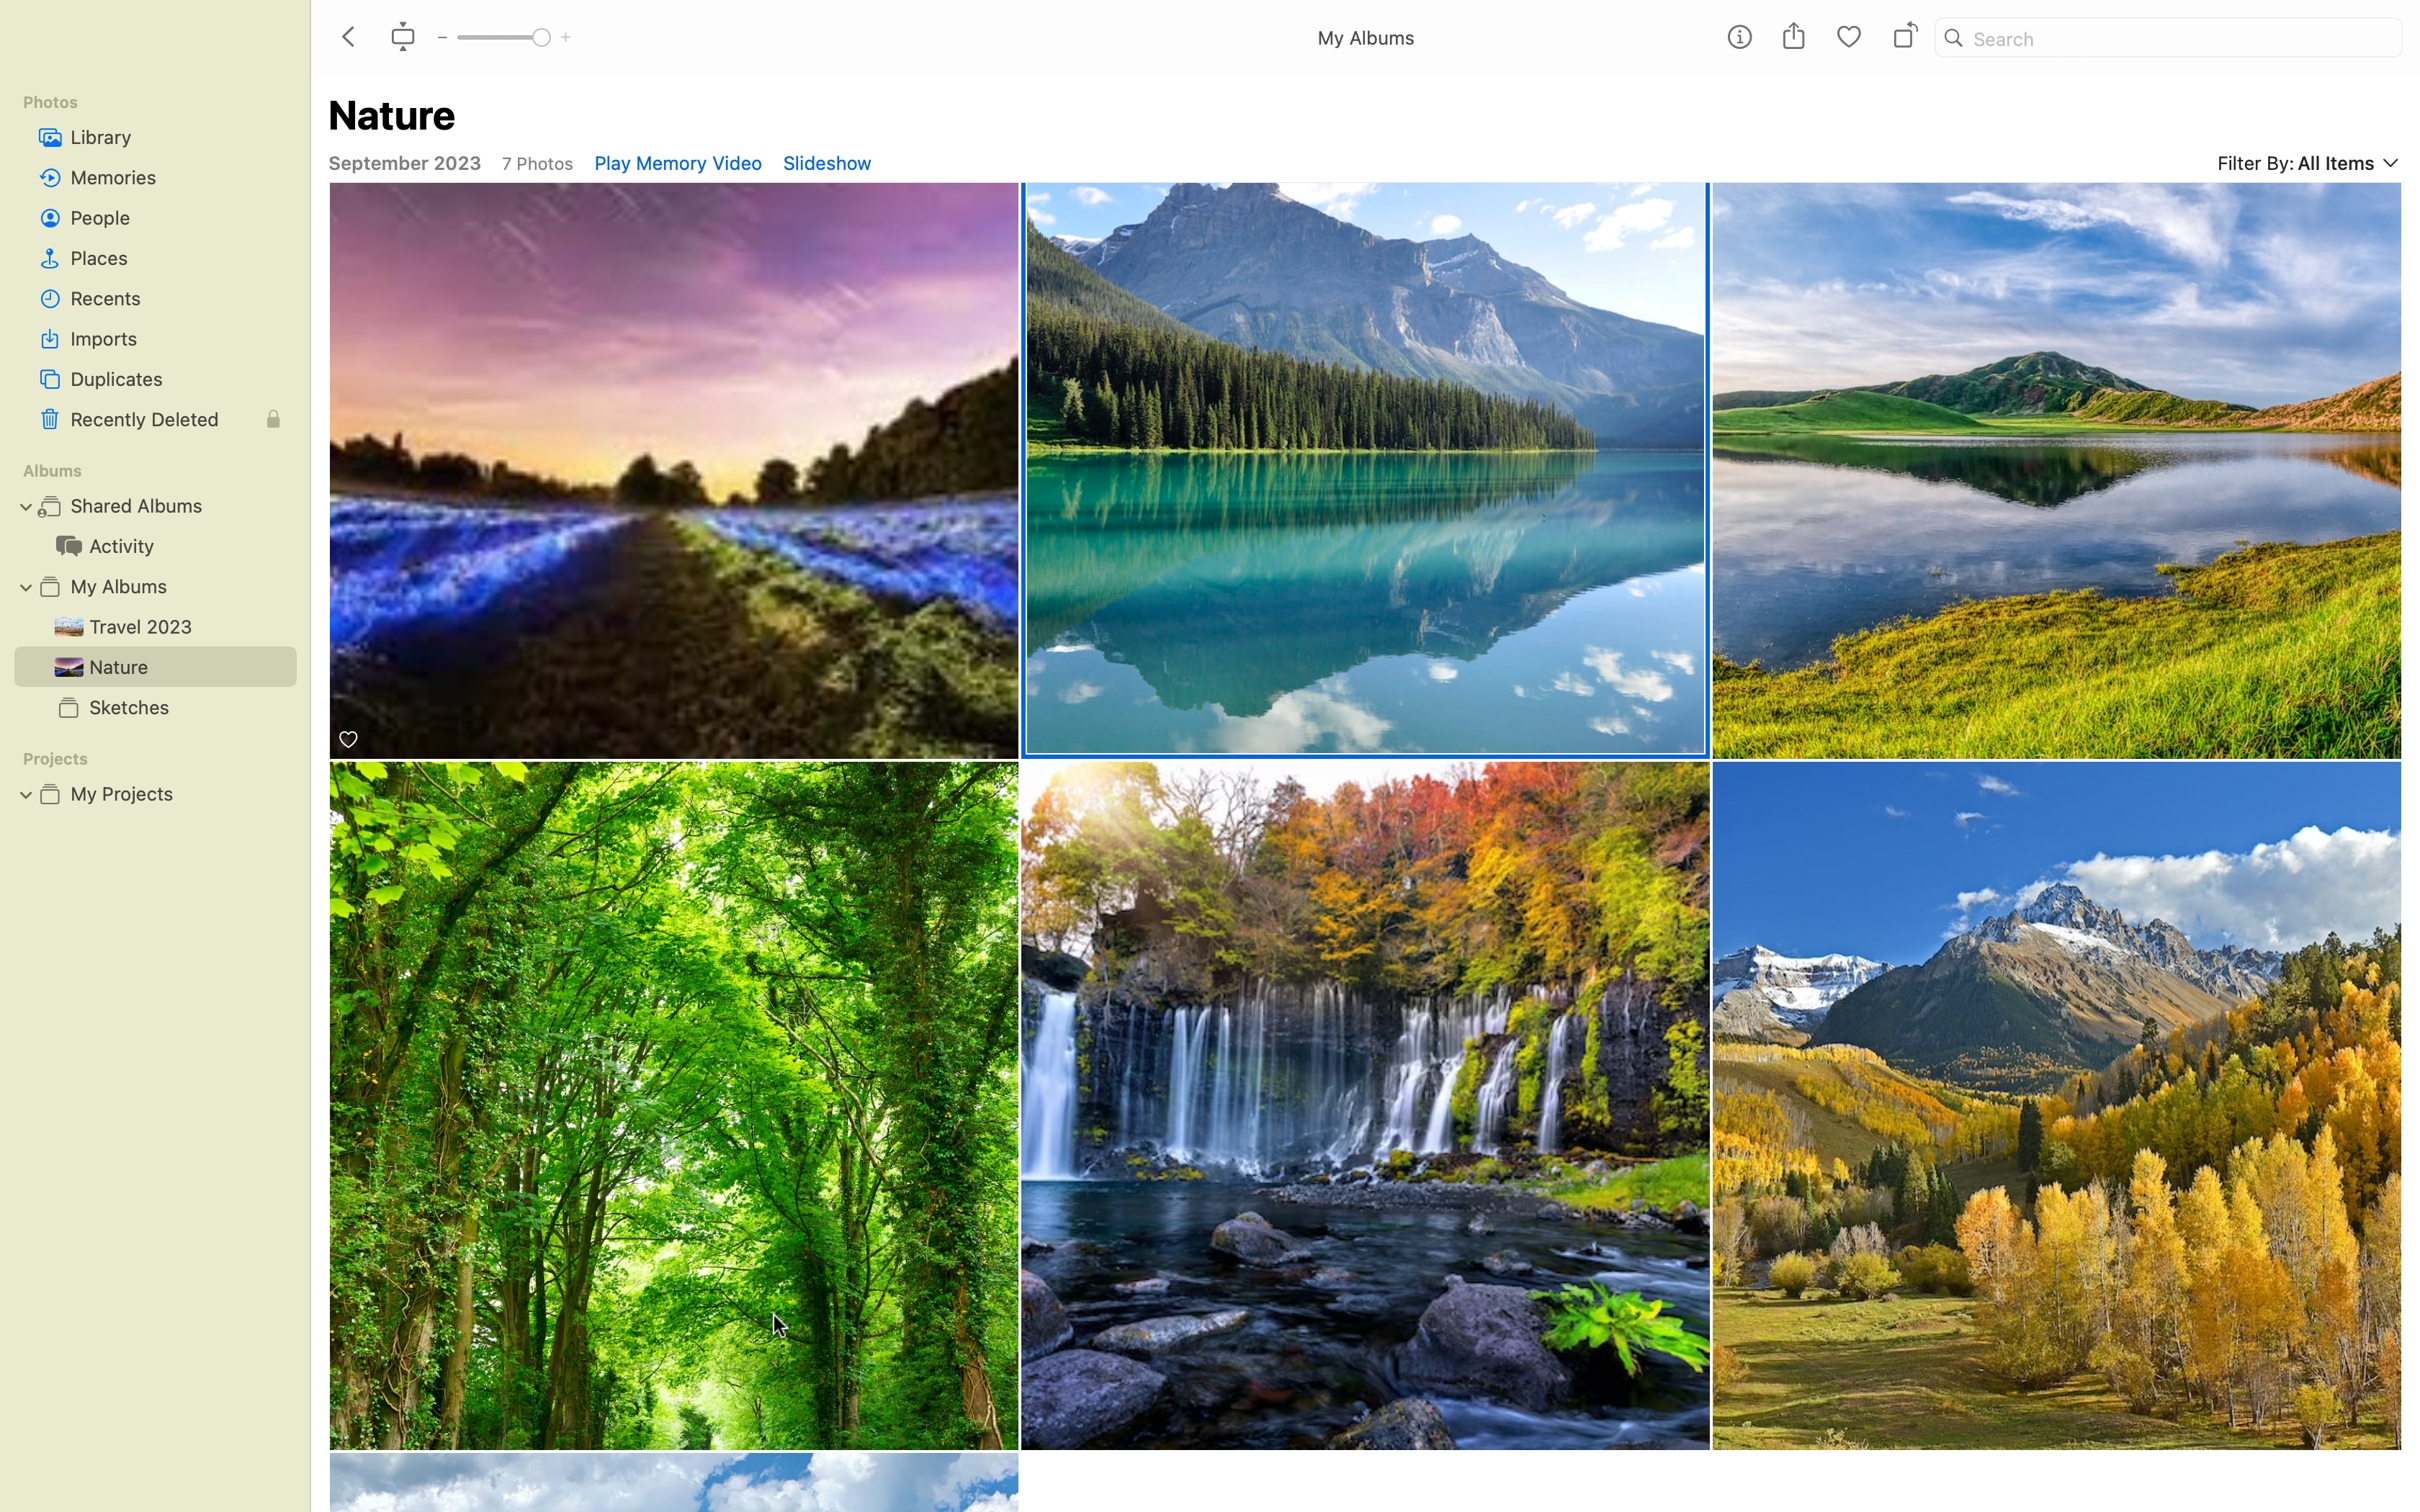 The height and width of the screenshot is (1512, 2420). Describe the element at coordinates (674, 1104) in the screenshot. I see `the pictures of "Forest` at that location.